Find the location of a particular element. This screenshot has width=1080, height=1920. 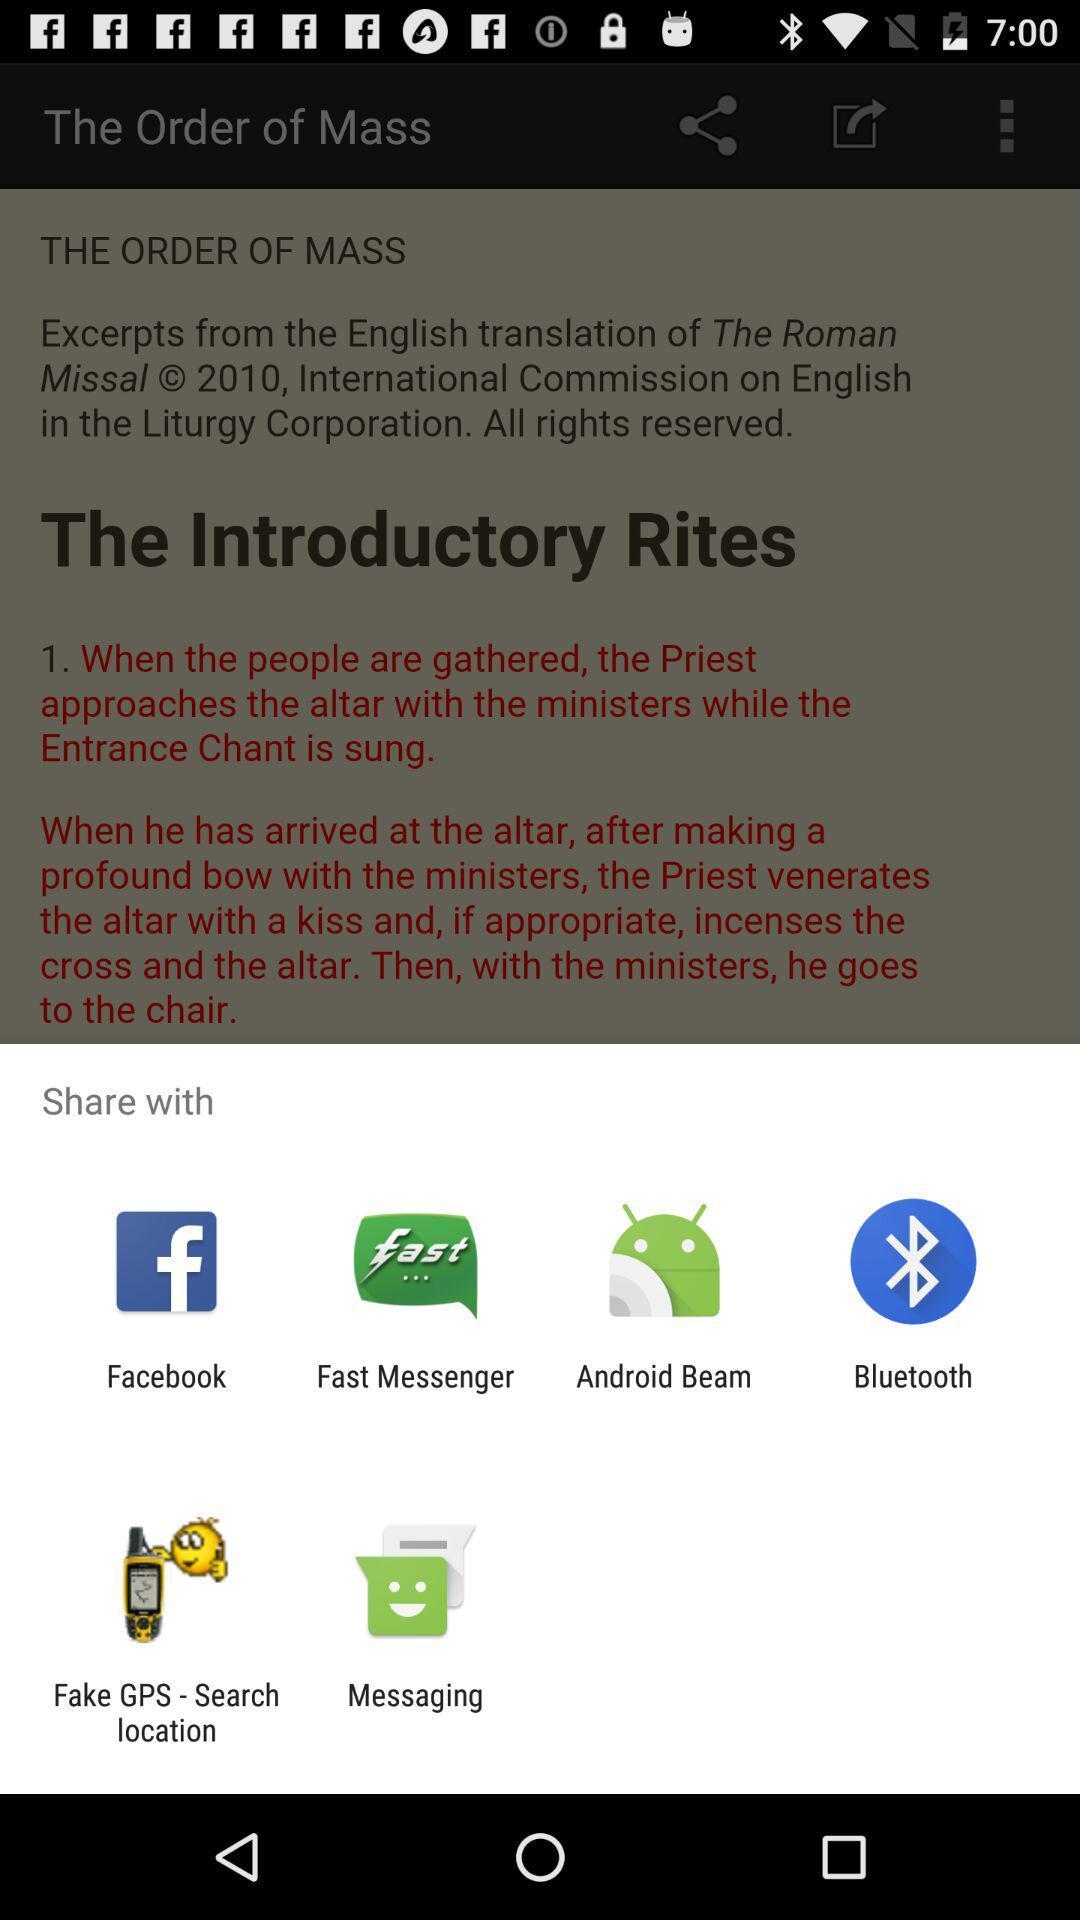

app to the right of android beam is located at coordinates (913, 1392).